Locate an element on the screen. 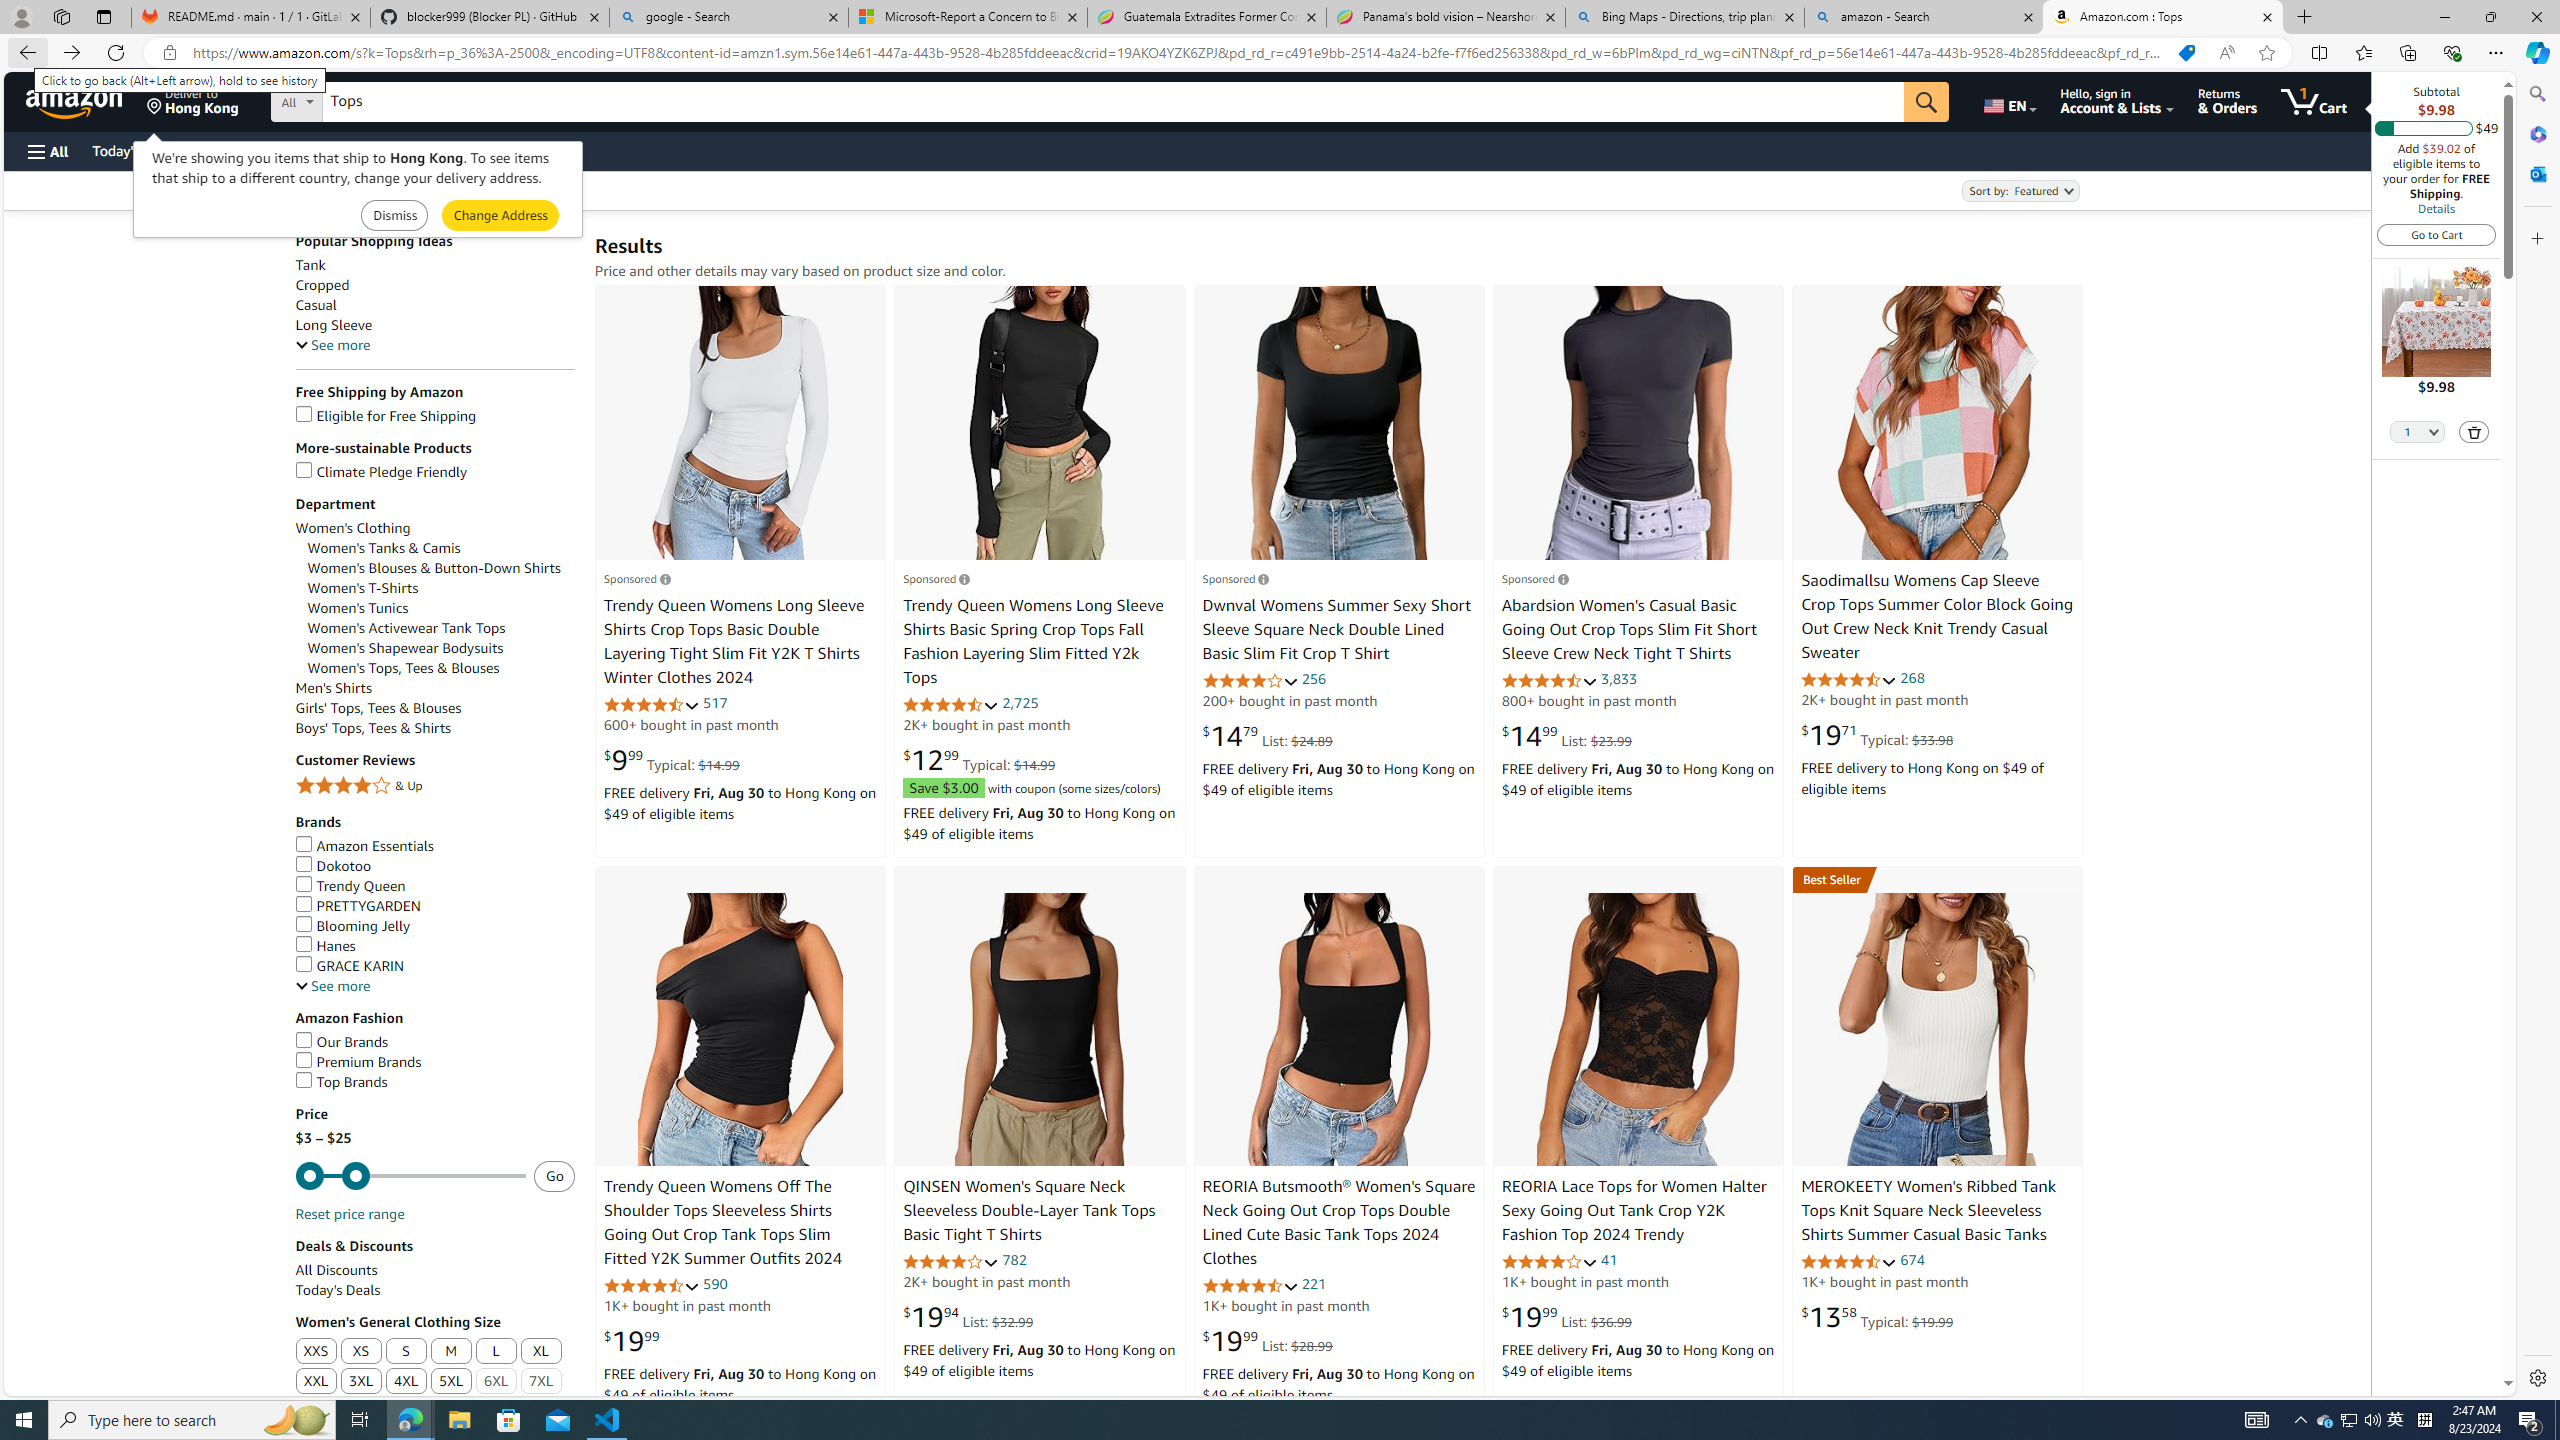 Image resolution: width=2560 pixels, height=1440 pixels. 'Sort by:' is located at coordinates (2018, 189).